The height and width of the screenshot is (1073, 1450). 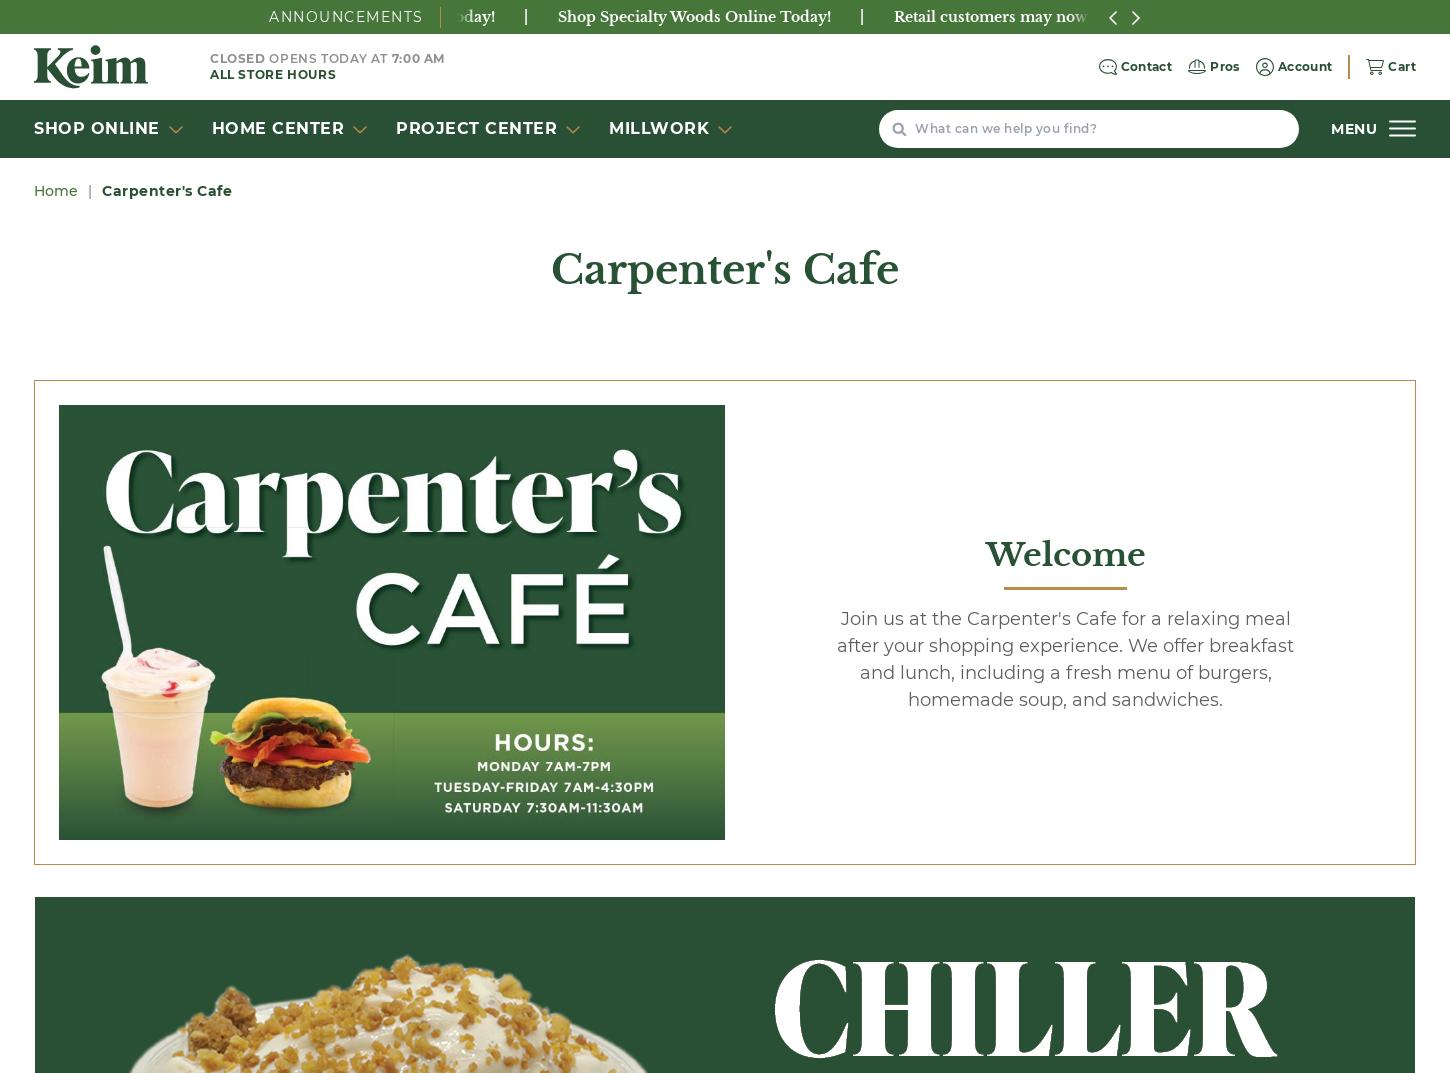 I want to click on 'Hot Tea.................................................... $2.00.........$2.50', so click(x=583, y=721).